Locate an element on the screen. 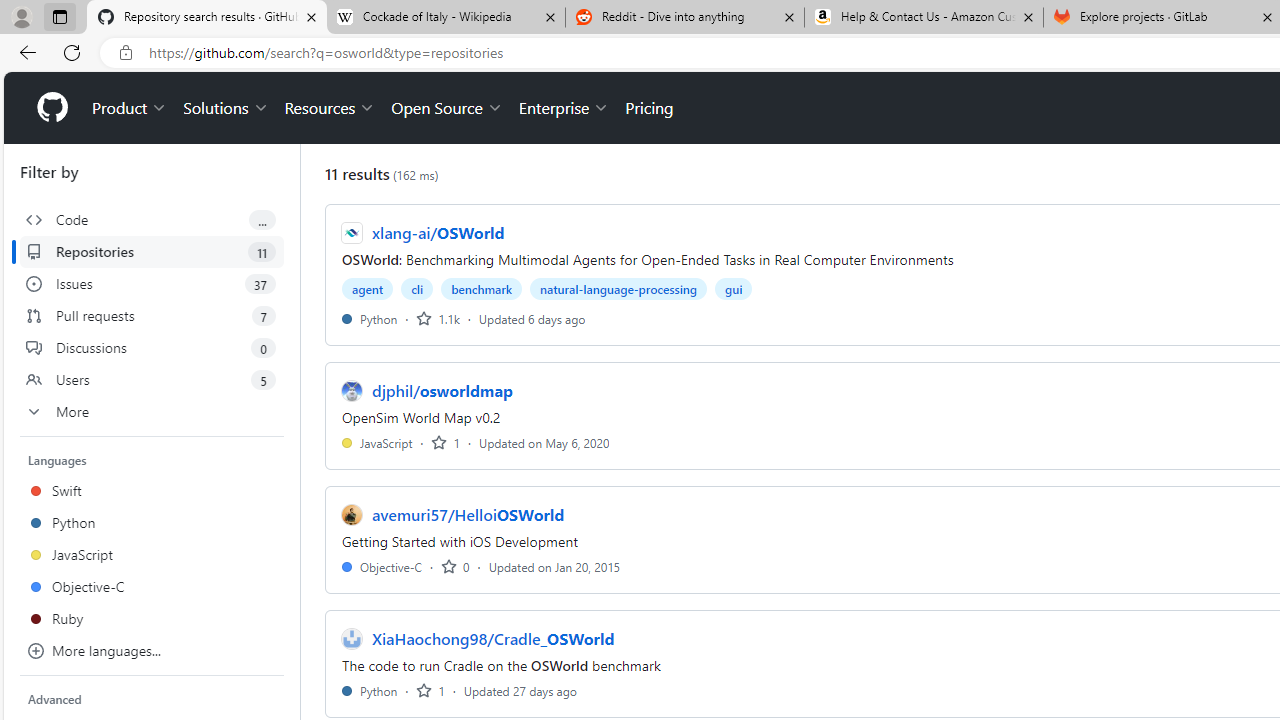 The width and height of the screenshot is (1280, 720). 'Objective-C' is located at coordinates (382, 566).